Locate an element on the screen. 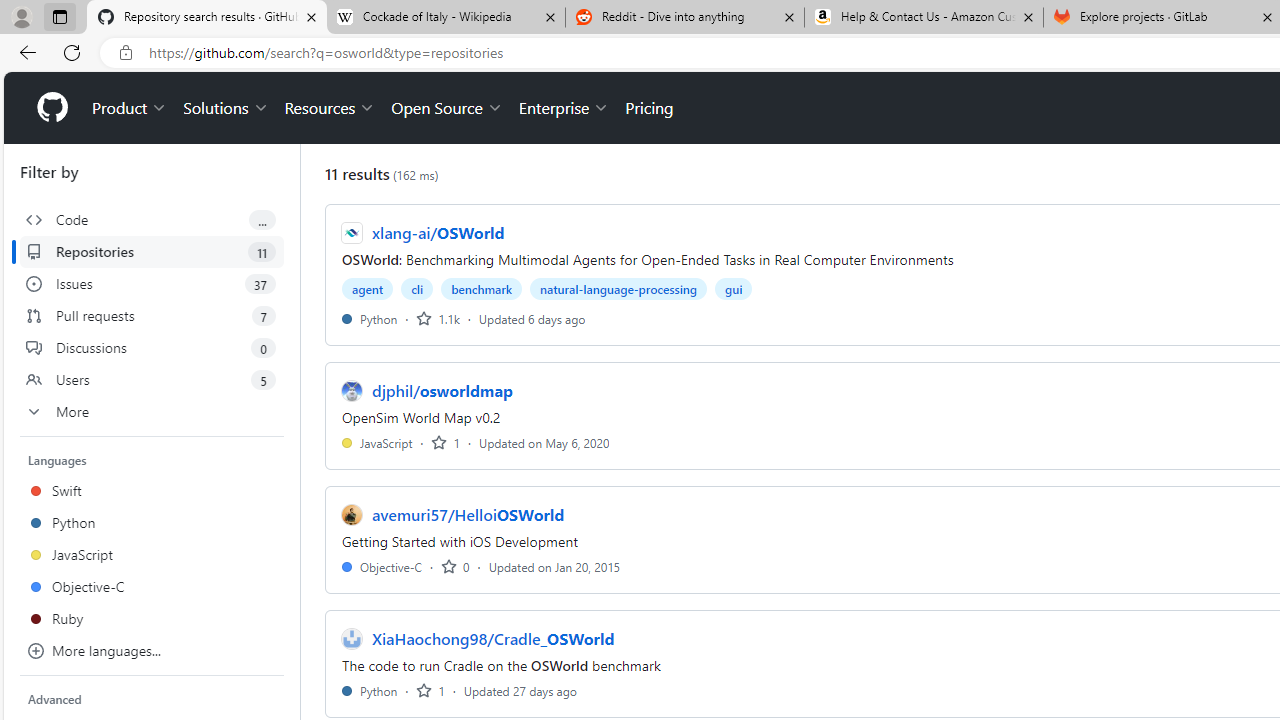 The width and height of the screenshot is (1280, 720). 'Objective-C' is located at coordinates (382, 566).